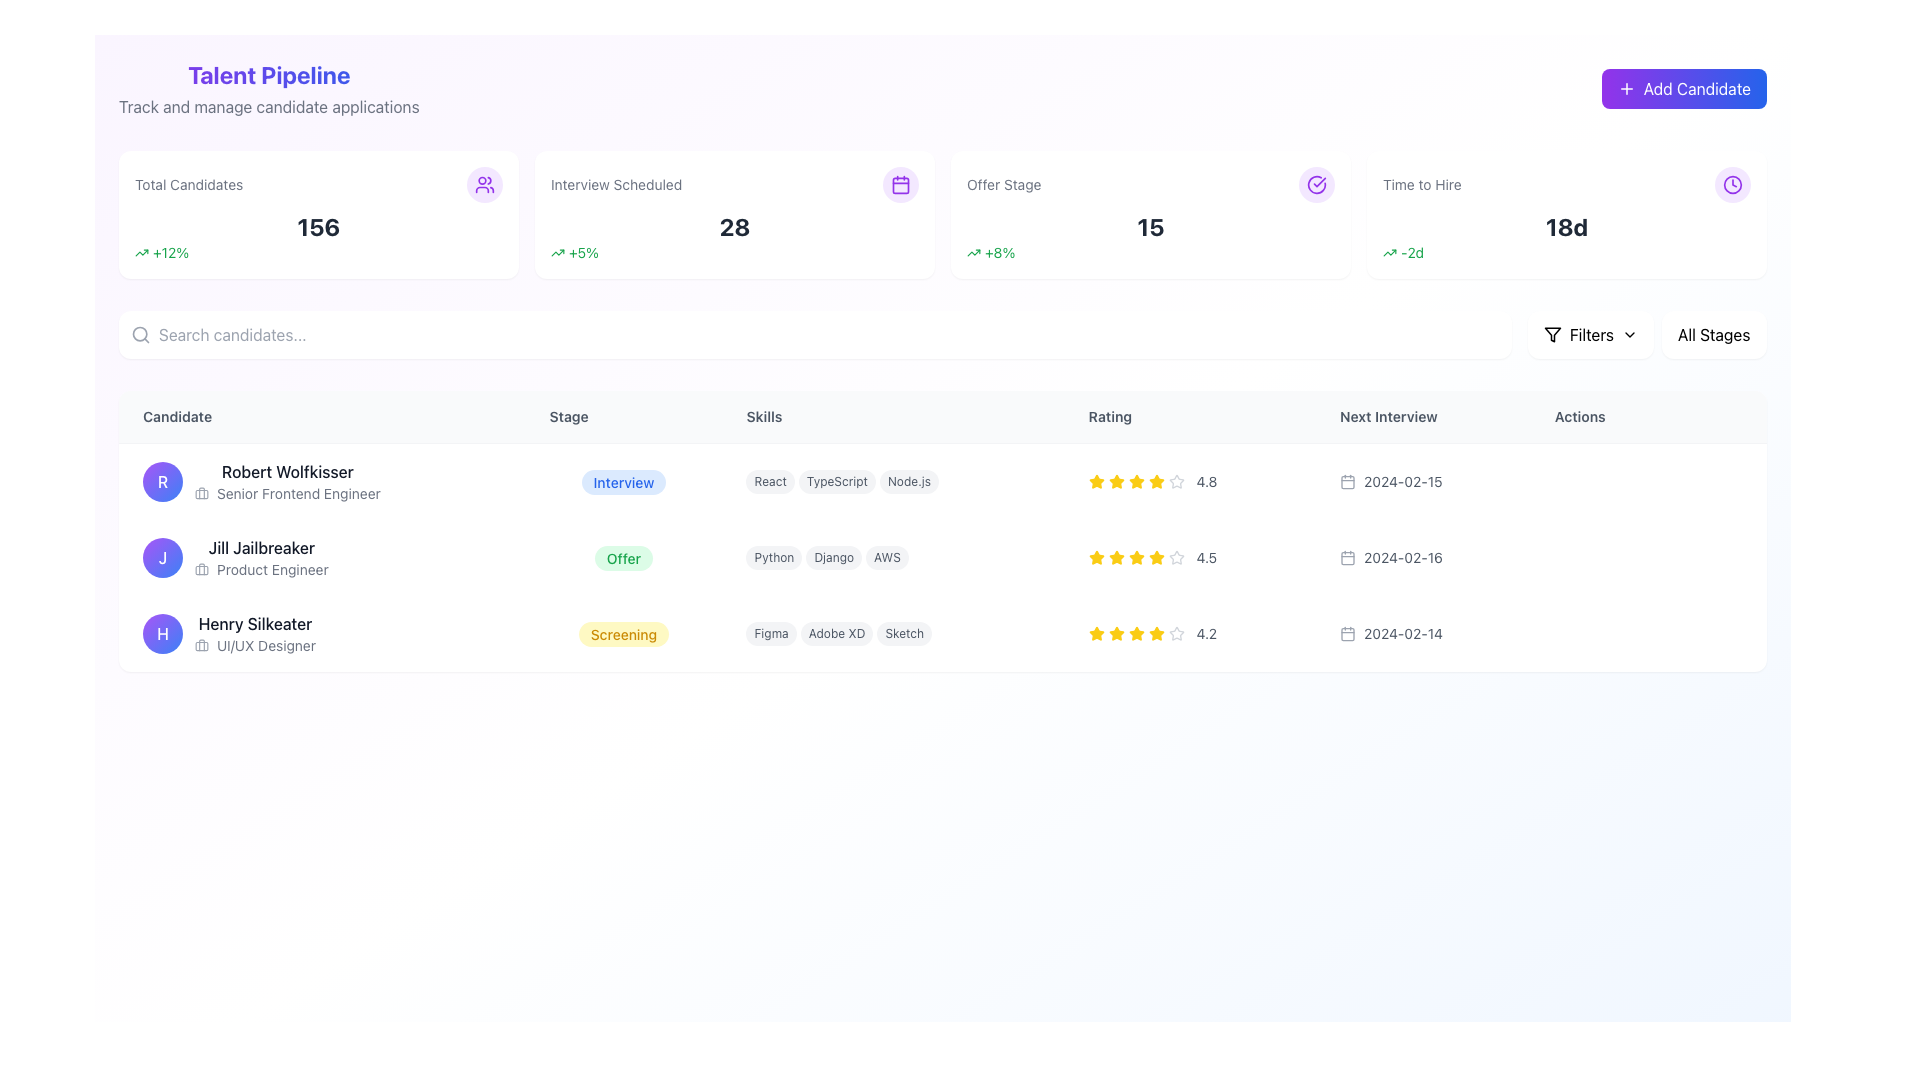 Image resolution: width=1920 pixels, height=1080 pixels. What do you see at coordinates (1115, 557) in the screenshot?
I see `the yellow star icon in the Rating column for the candidate 'Jill Jailbreaker' to rate it` at bounding box center [1115, 557].